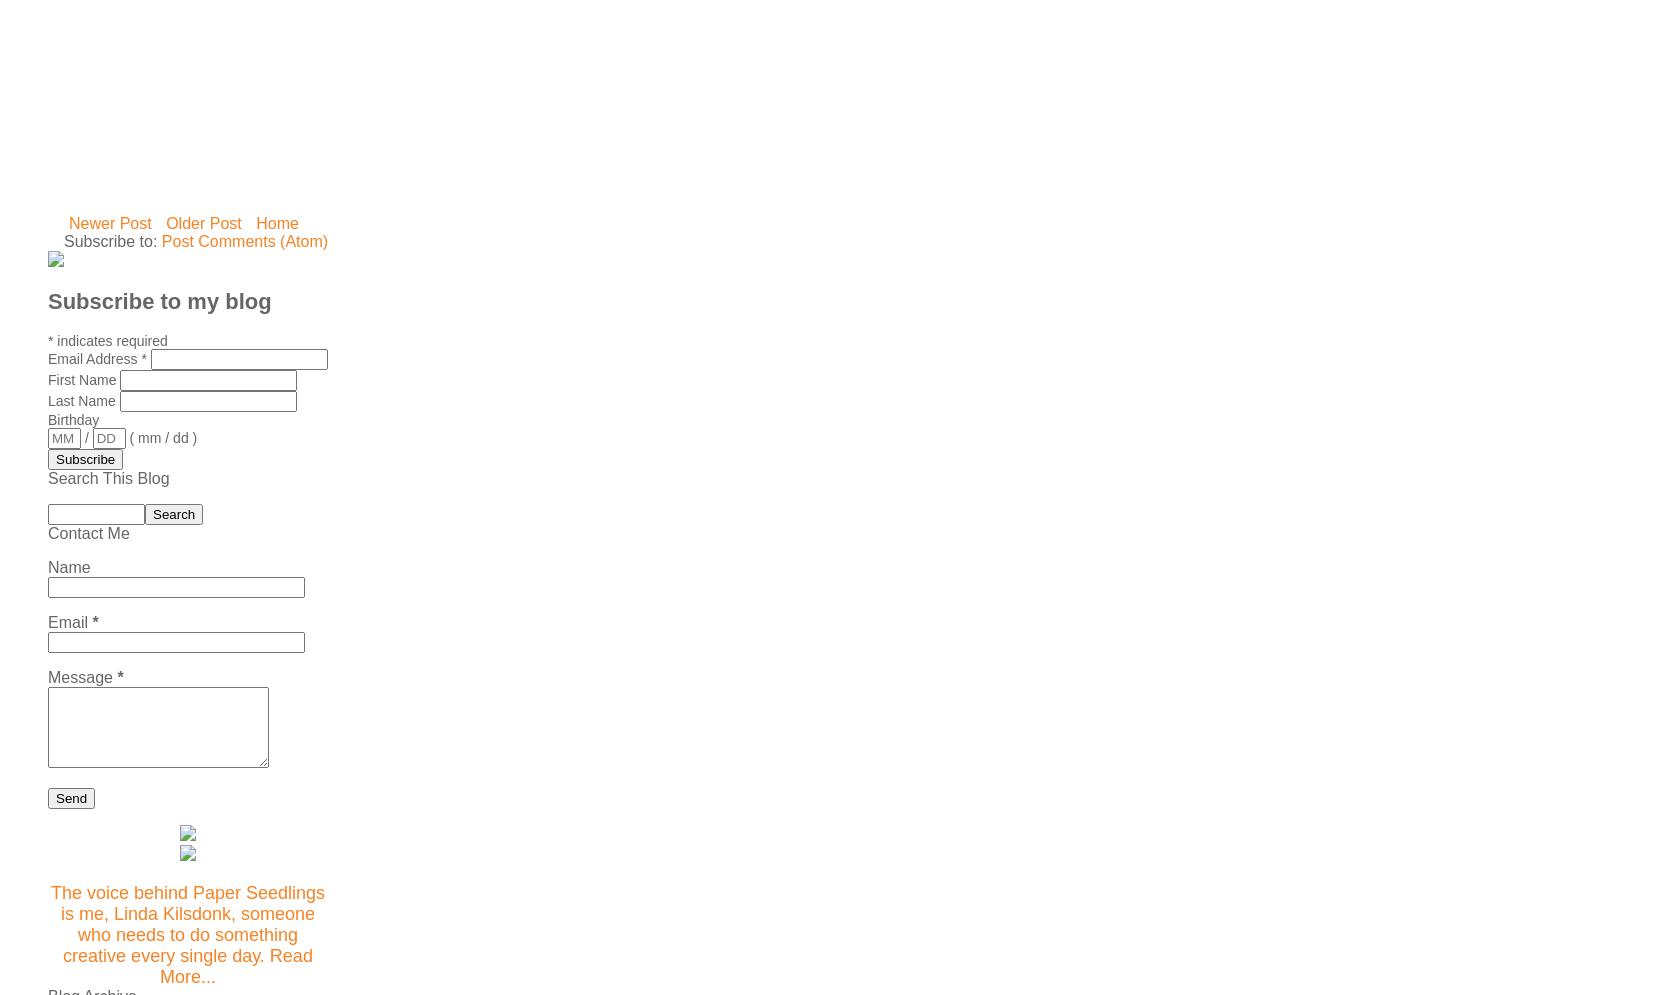  What do you see at coordinates (47, 378) in the screenshot?
I see `'First Name'` at bounding box center [47, 378].